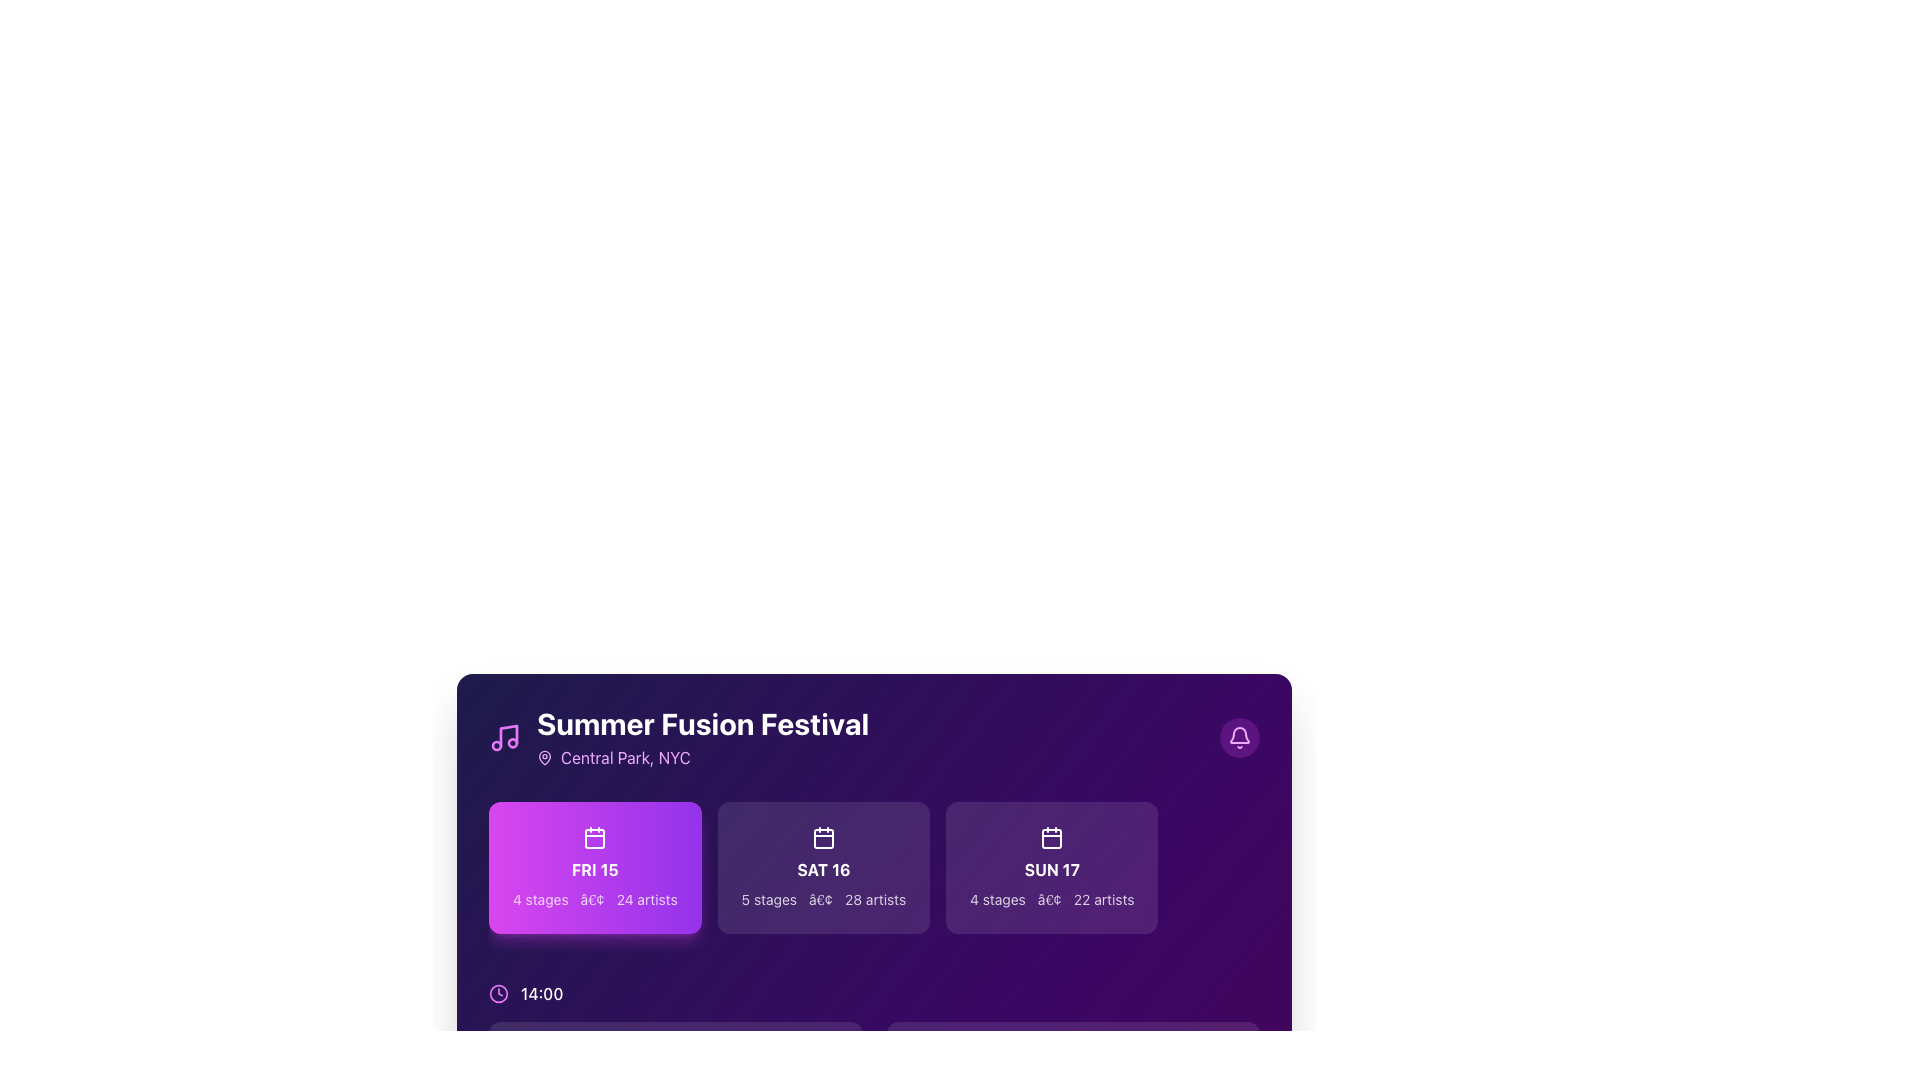 The image size is (1920, 1080). Describe the element at coordinates (823, 898) in the screenshot. I see `static text that provides descriptive information about the event 'SAT 16', including the number of stages and artists associated with it, which is located centrally below the main date text within its card` at that location.